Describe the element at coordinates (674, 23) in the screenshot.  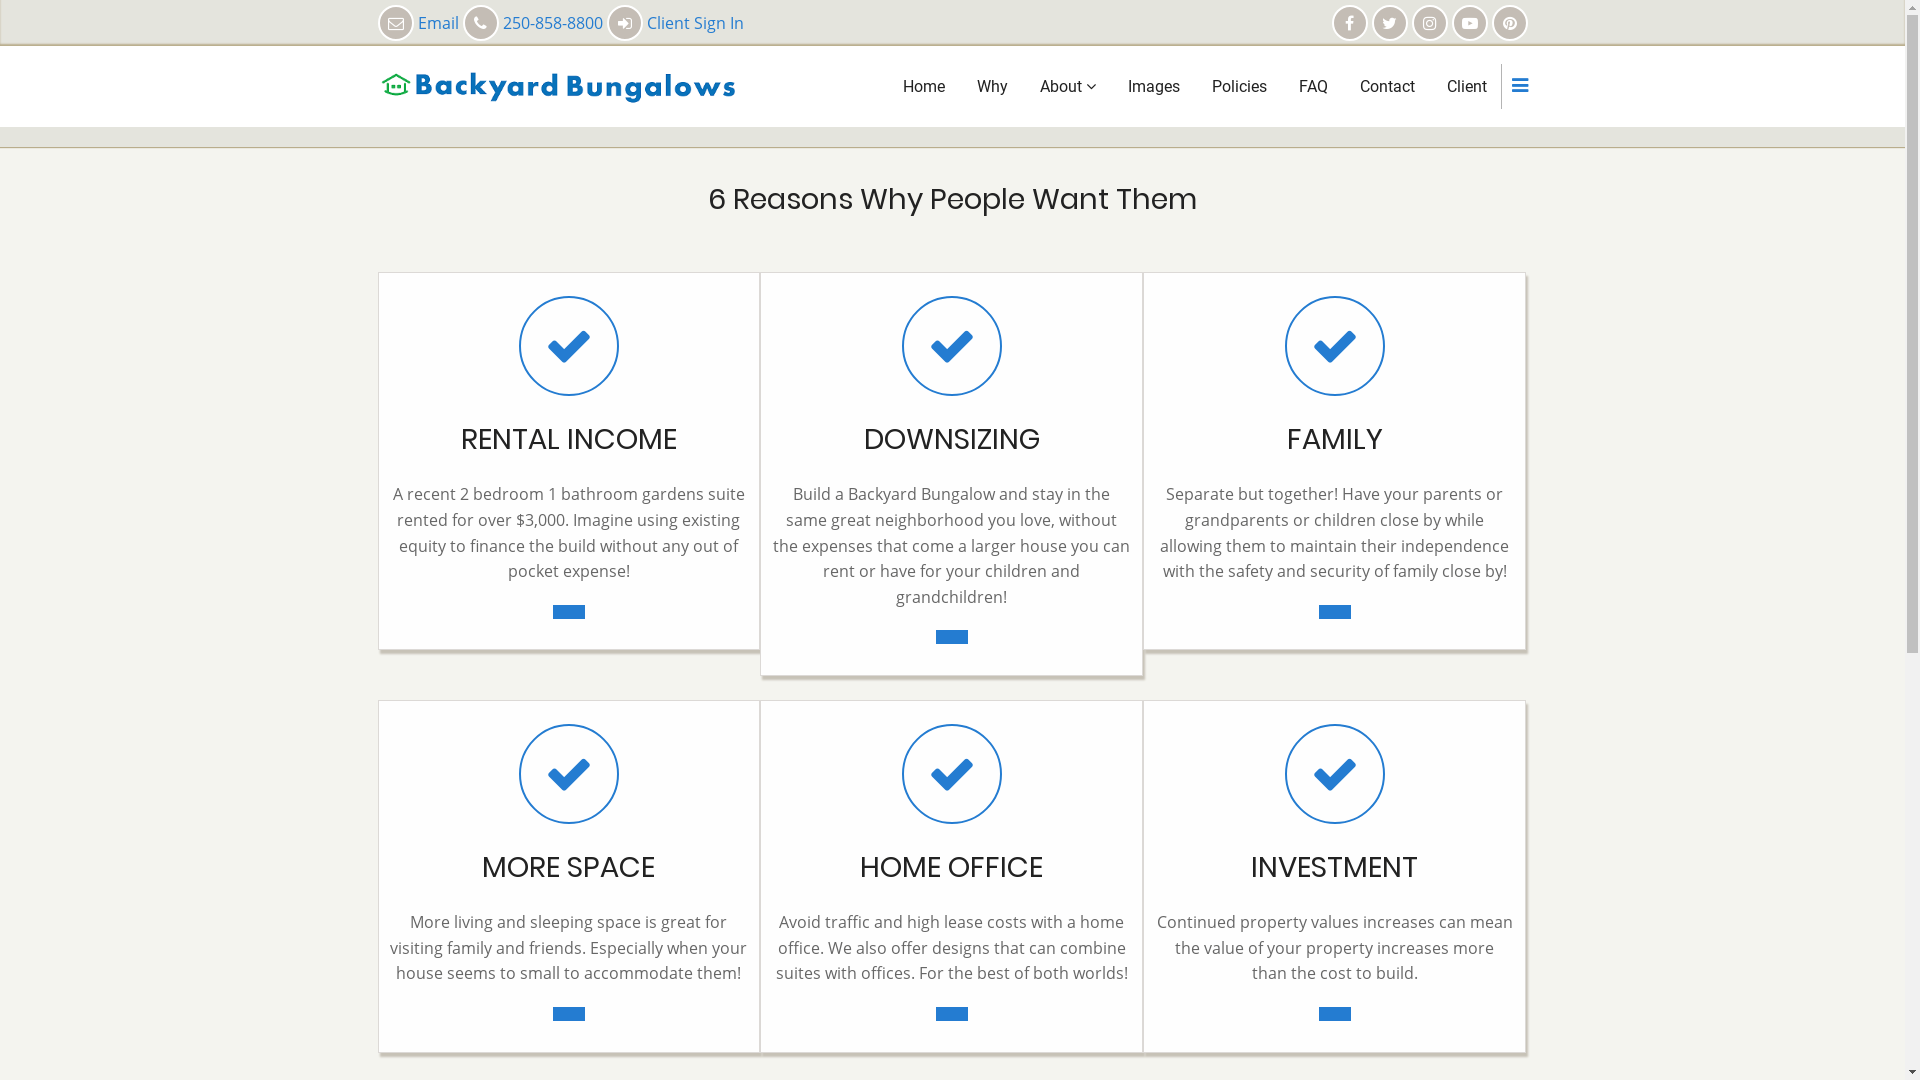
I see `'Client Sign In'` at that location.